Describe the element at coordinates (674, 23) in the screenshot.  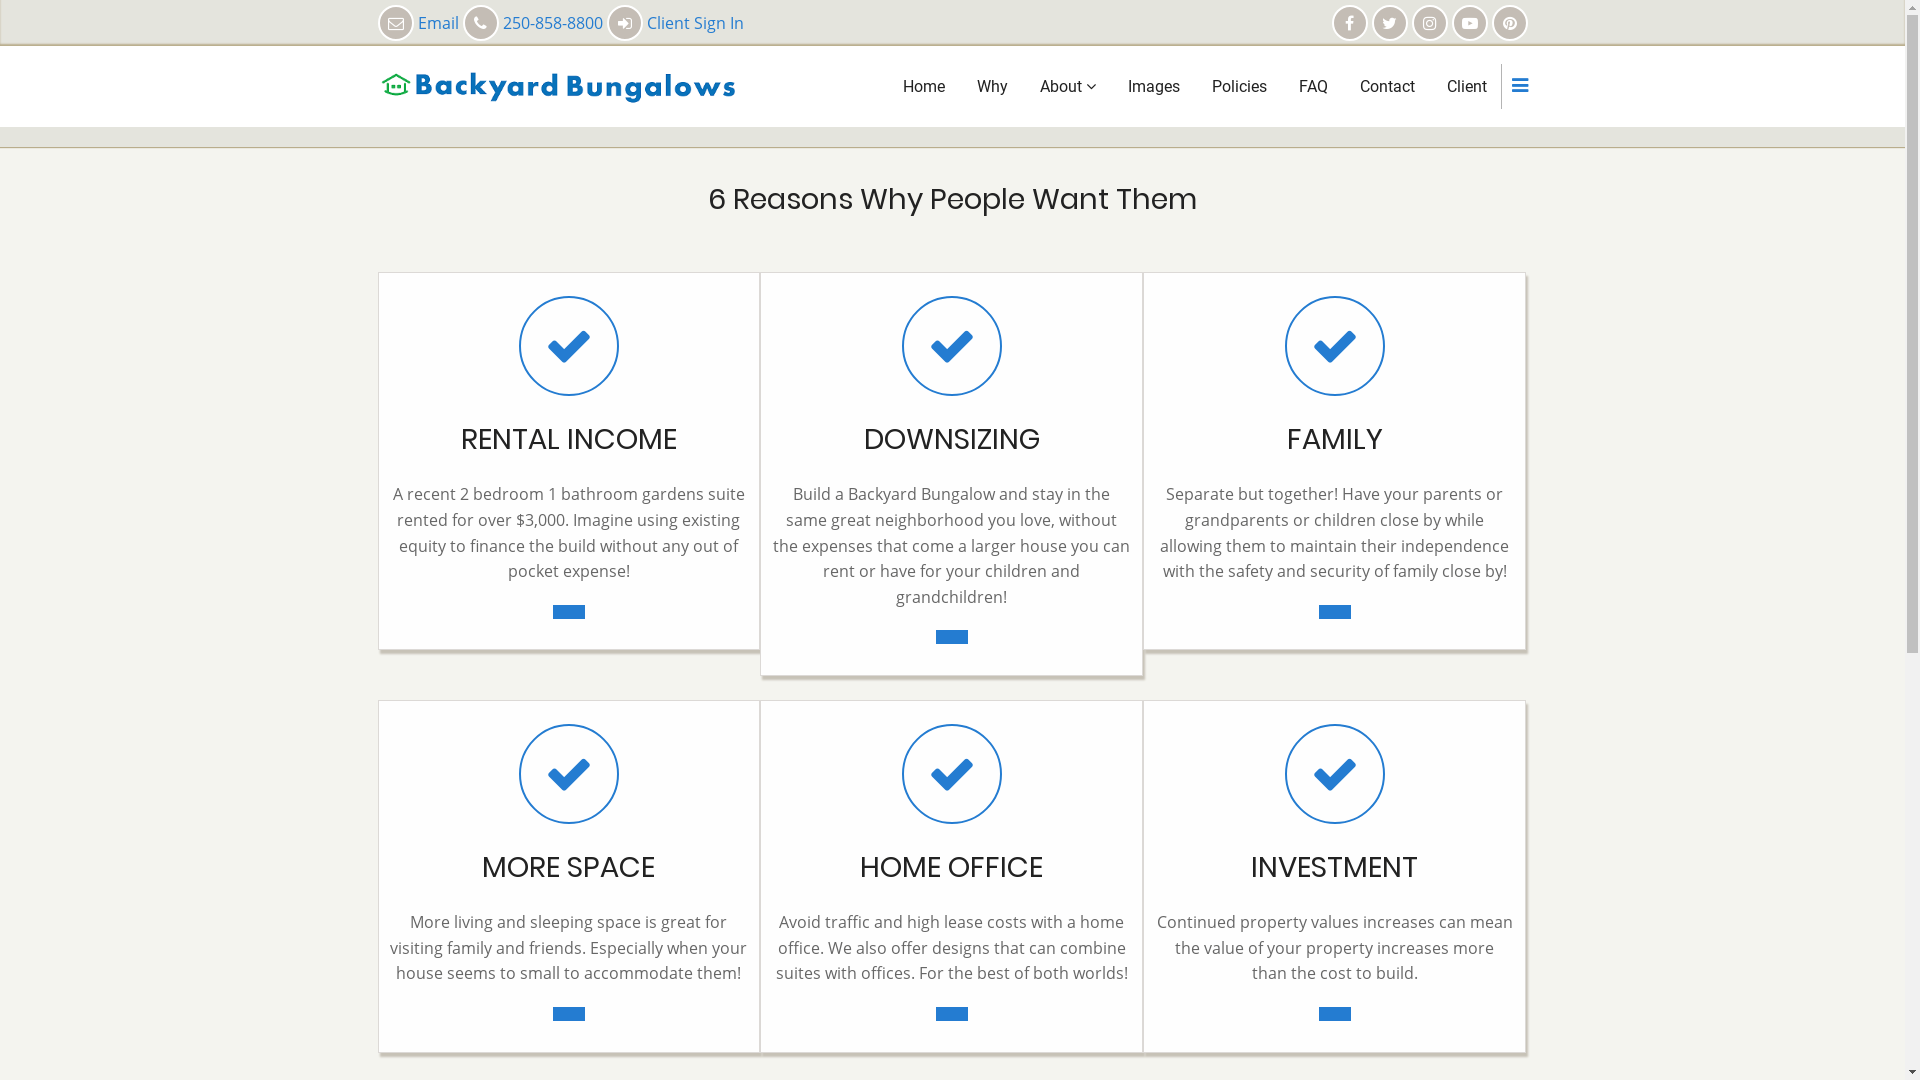
I see `'Client Sign In'` at that location.